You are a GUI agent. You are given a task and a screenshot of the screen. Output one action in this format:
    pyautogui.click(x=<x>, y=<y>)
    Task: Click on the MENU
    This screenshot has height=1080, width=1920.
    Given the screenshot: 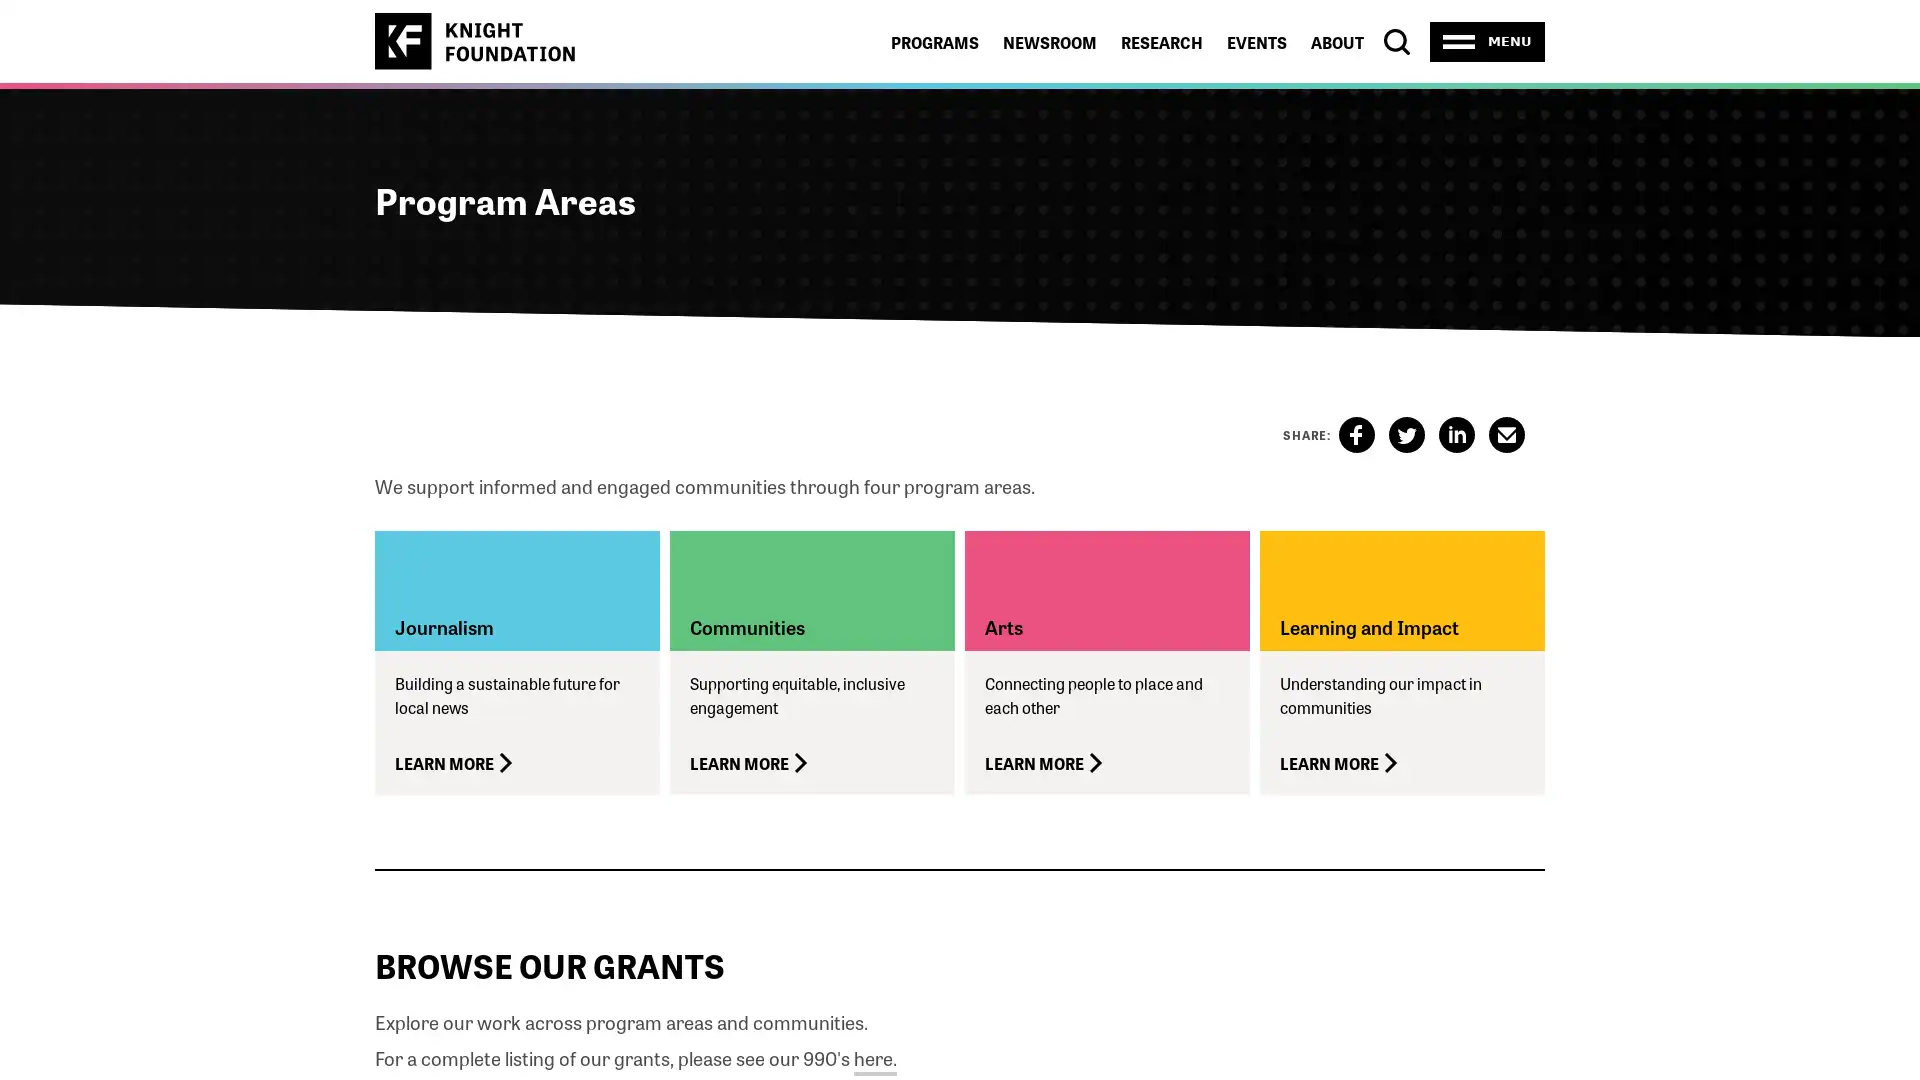 What is the action you would take?
    pyautogui.click(x=1487, y=41)
    